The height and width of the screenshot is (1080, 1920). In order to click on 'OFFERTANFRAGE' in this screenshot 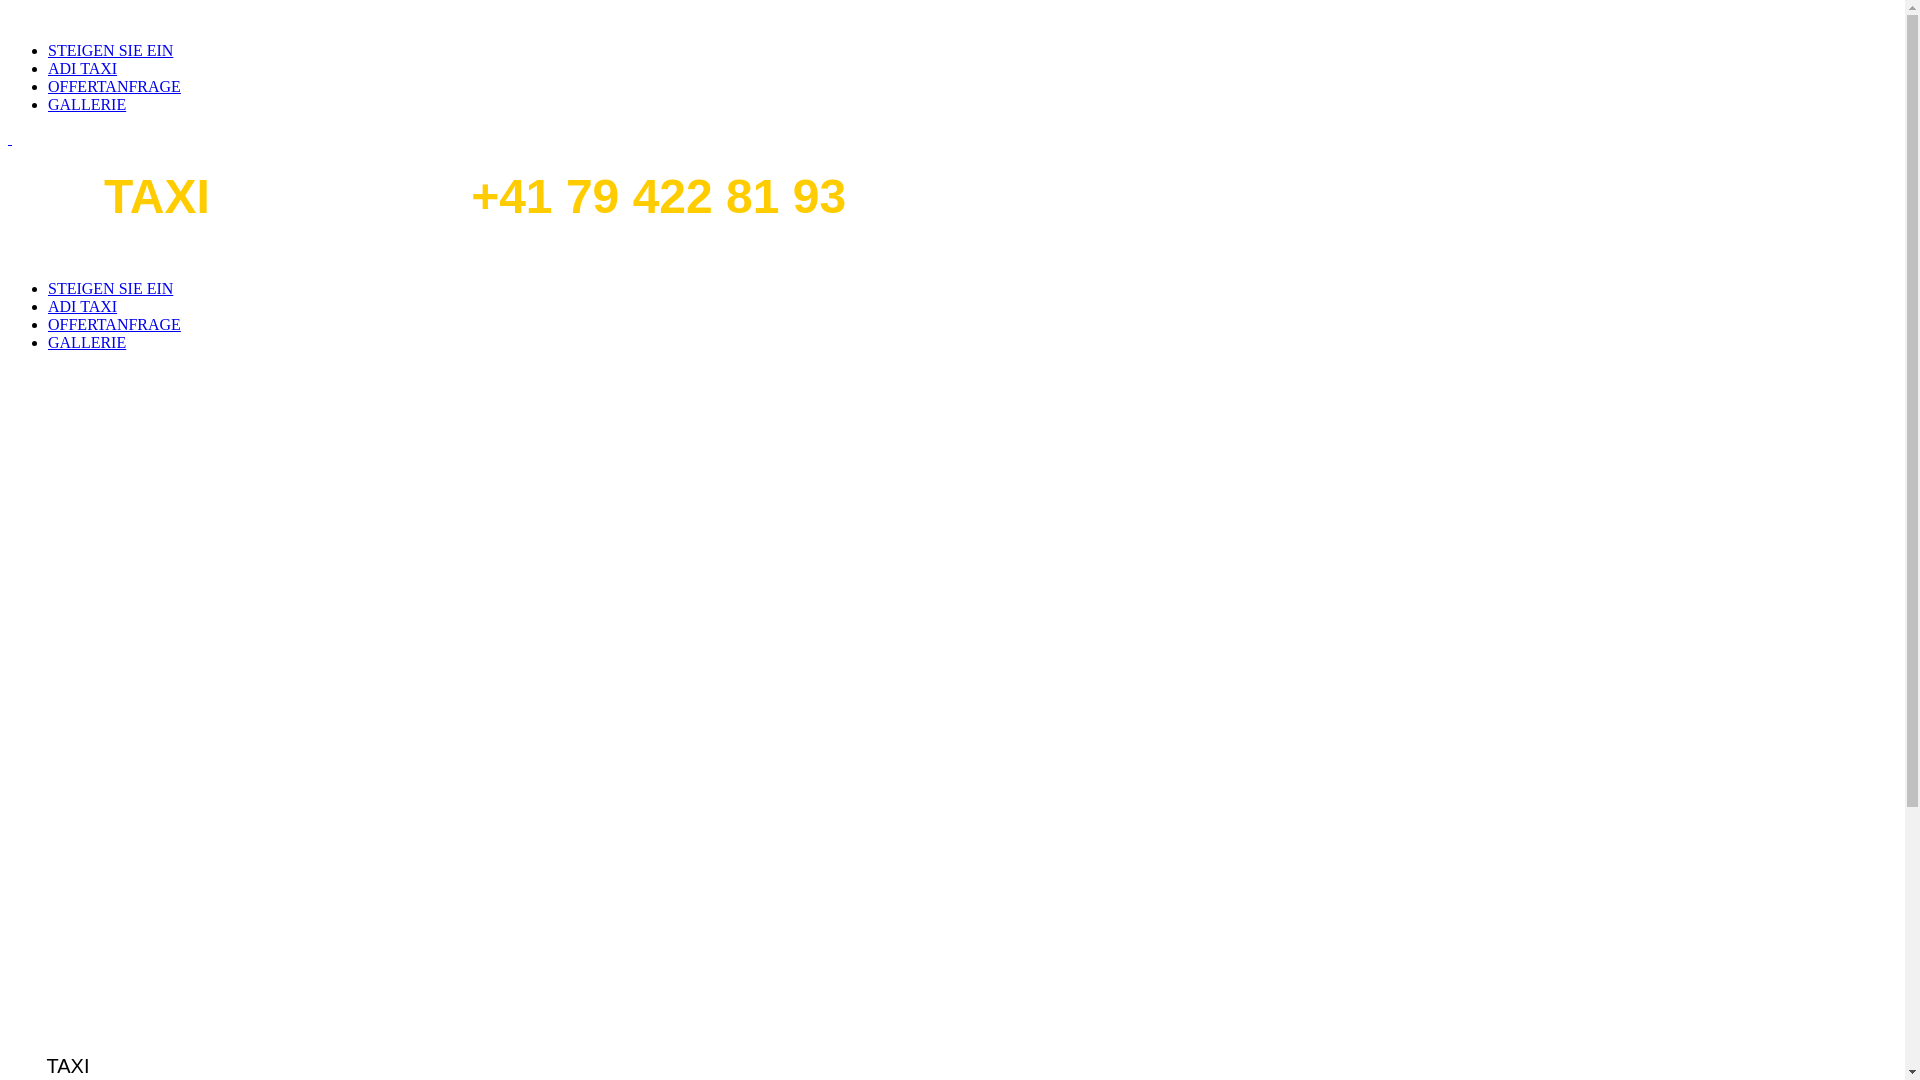, I will do `click(48, 85)`.